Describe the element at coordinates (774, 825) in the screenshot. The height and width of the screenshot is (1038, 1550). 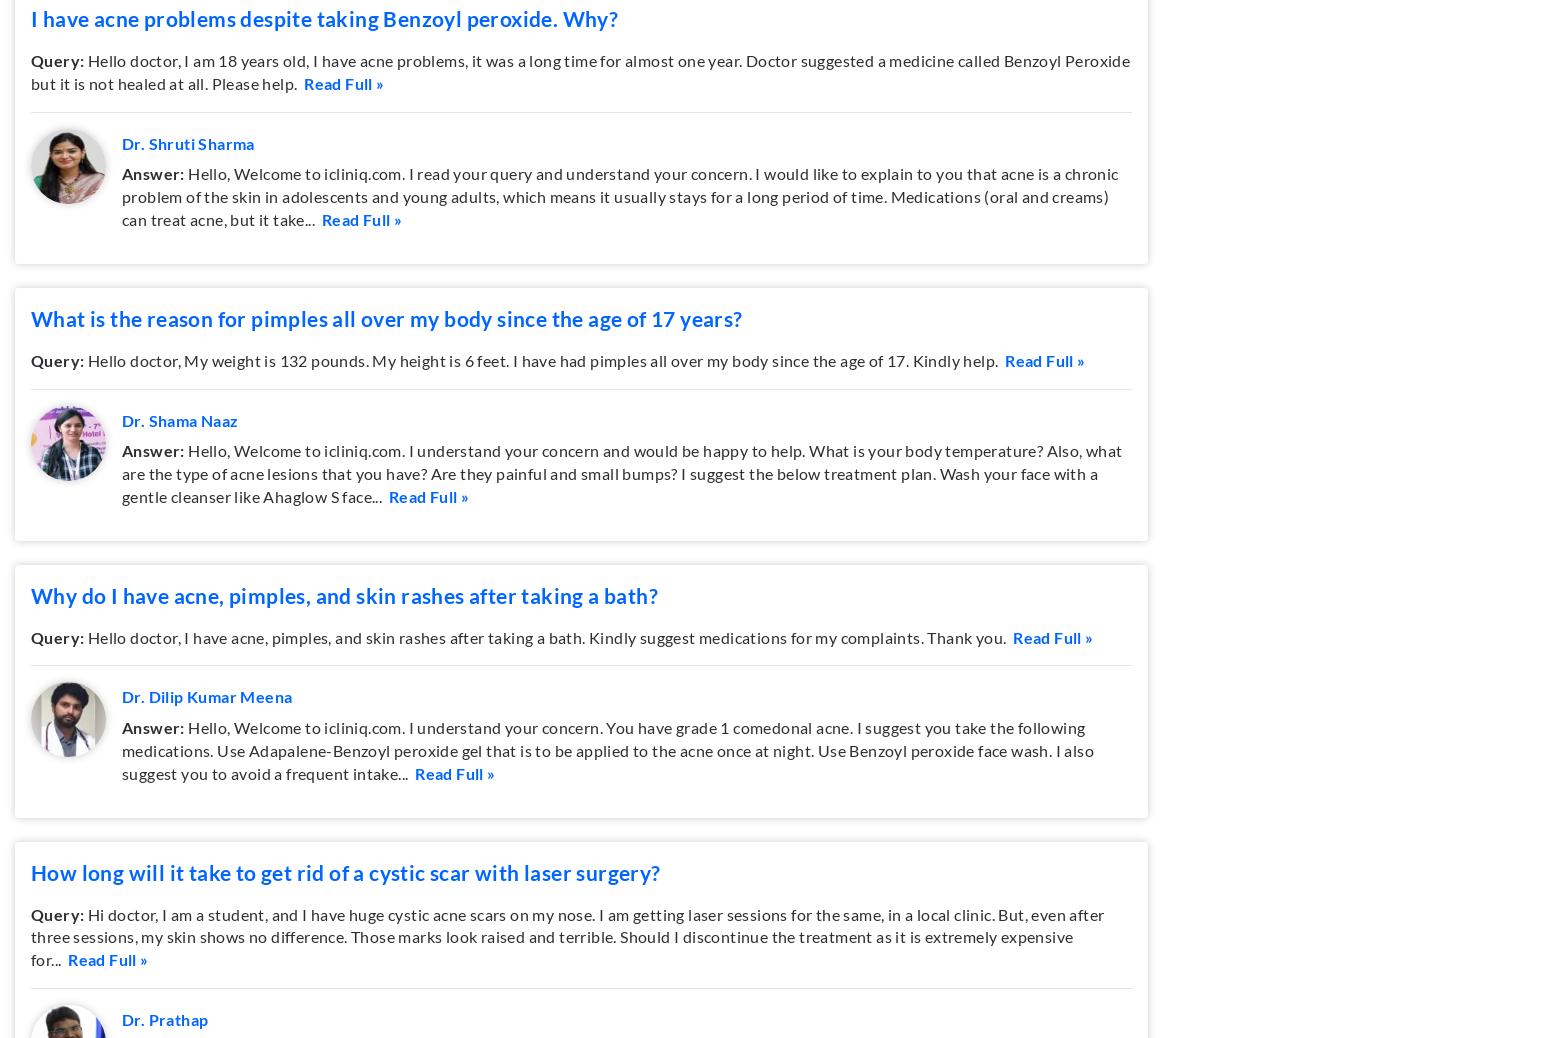
I see `'Copyright © 2023, iCliniq - All Rights Reserved'` at that location.